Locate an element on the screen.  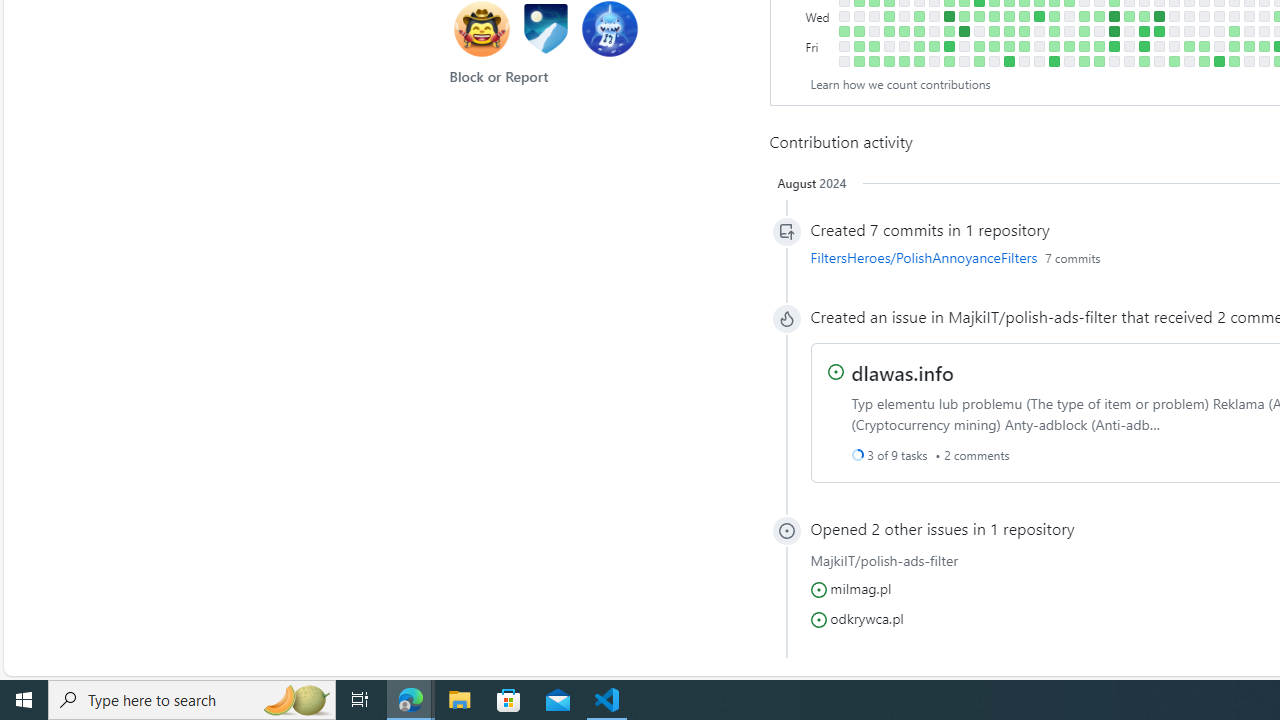
'No contributions on November 24th.' is located at coordinates (1038, 45).